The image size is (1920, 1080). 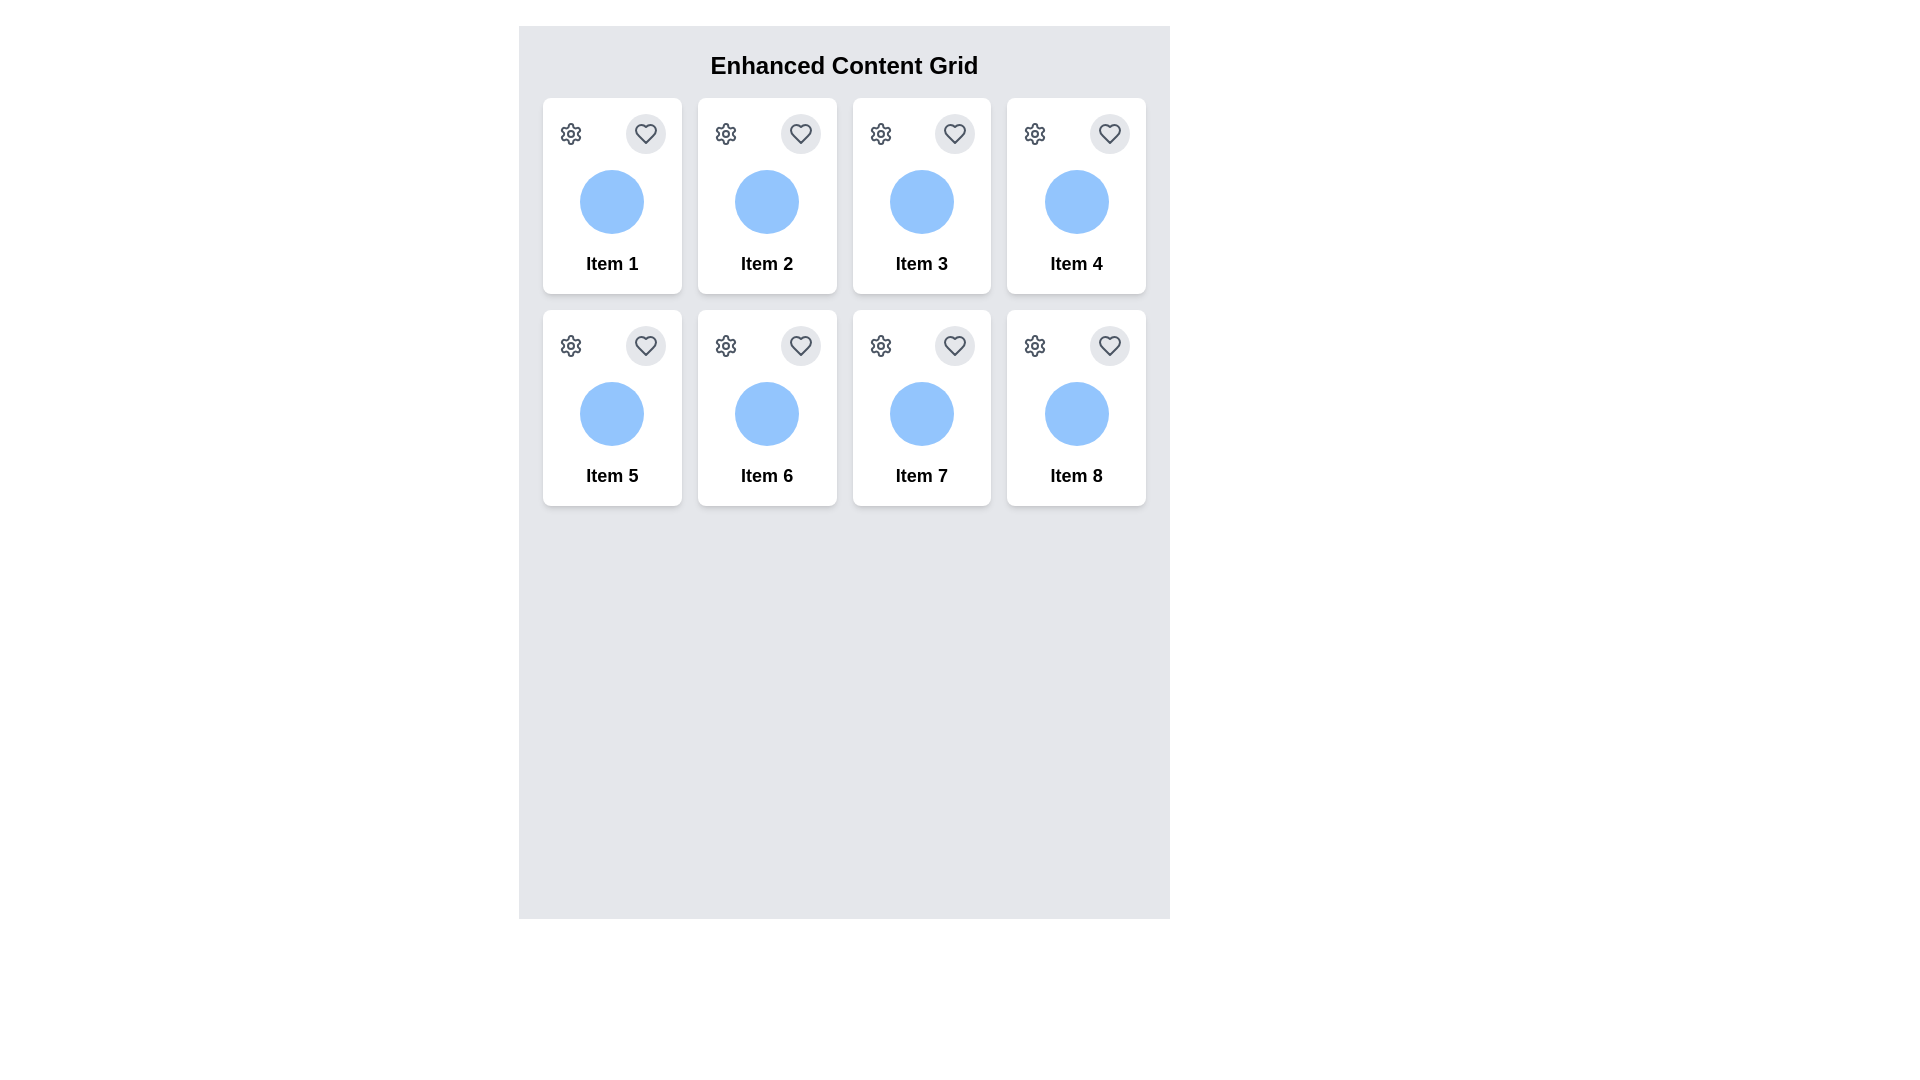 I want to click on the circular interactive button with a heart icon in the top-right corner of the card labeled 'Item 2', so click(x=800, y=134).